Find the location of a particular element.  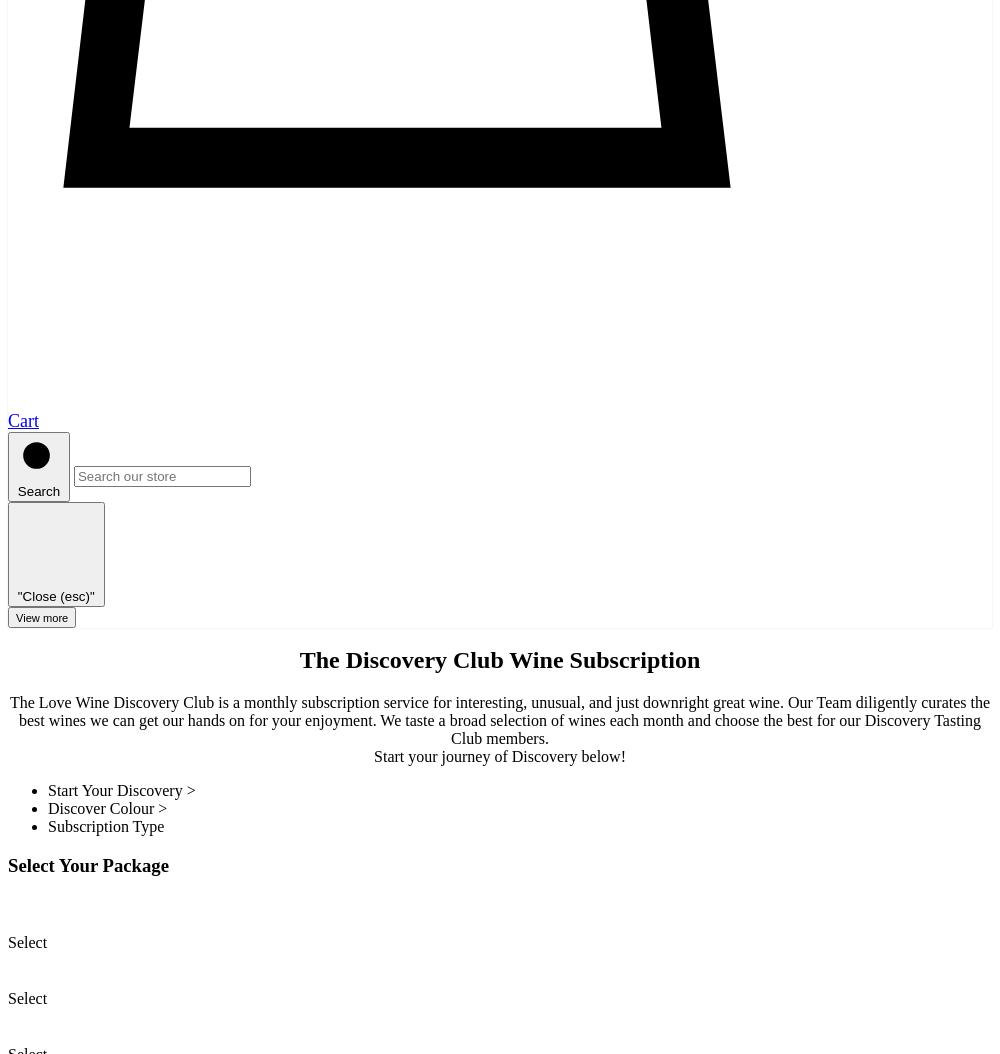

'The Love Wine Discovery Club is a monthly subscription service for interesting, unusual, and just downright great wine. Our Team diligently curates the best wines we can get our hands on for your enjoyment. We taste a broad selection of wines each month and choose the best for our Discovery Tasting Club members.' is located at coordinates (498, 719).